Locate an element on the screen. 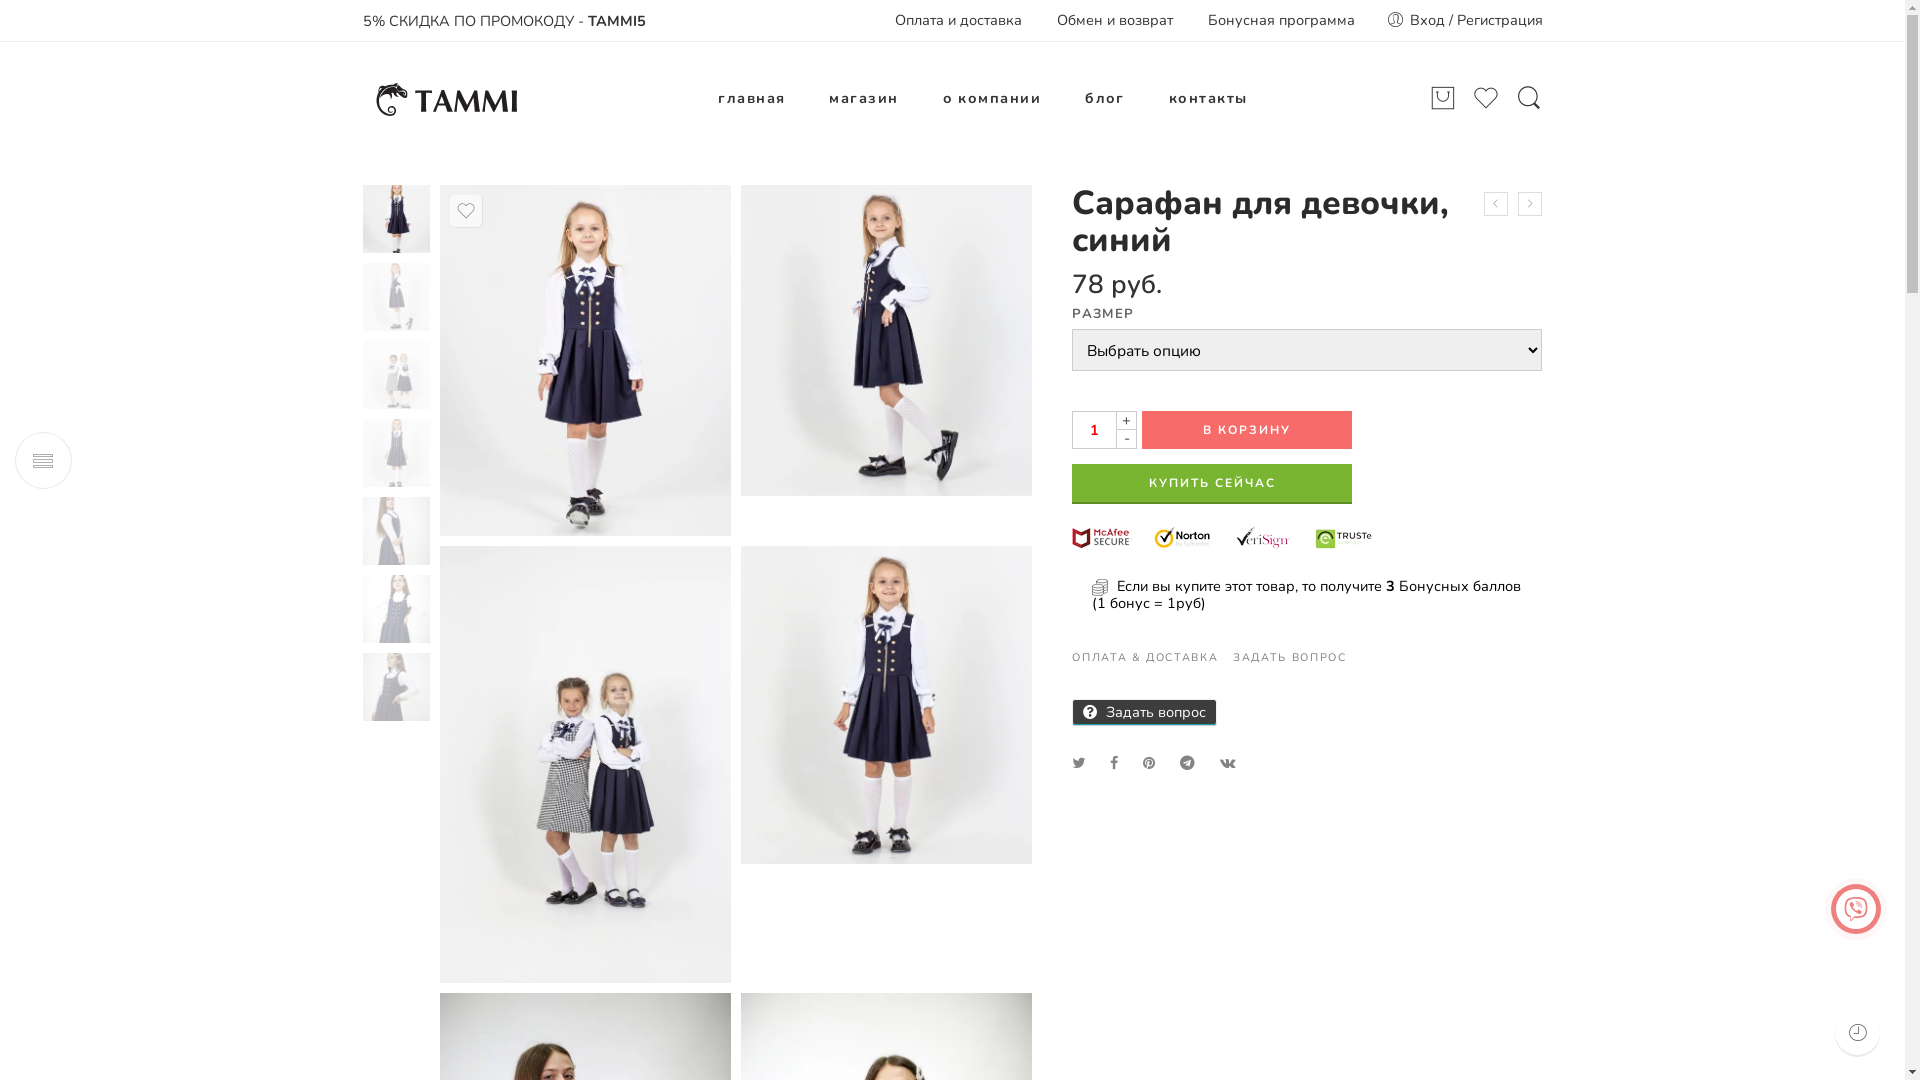 The width and height of the screenshot is (1920, 1080). '+' is located at coordinates (1126, 419).